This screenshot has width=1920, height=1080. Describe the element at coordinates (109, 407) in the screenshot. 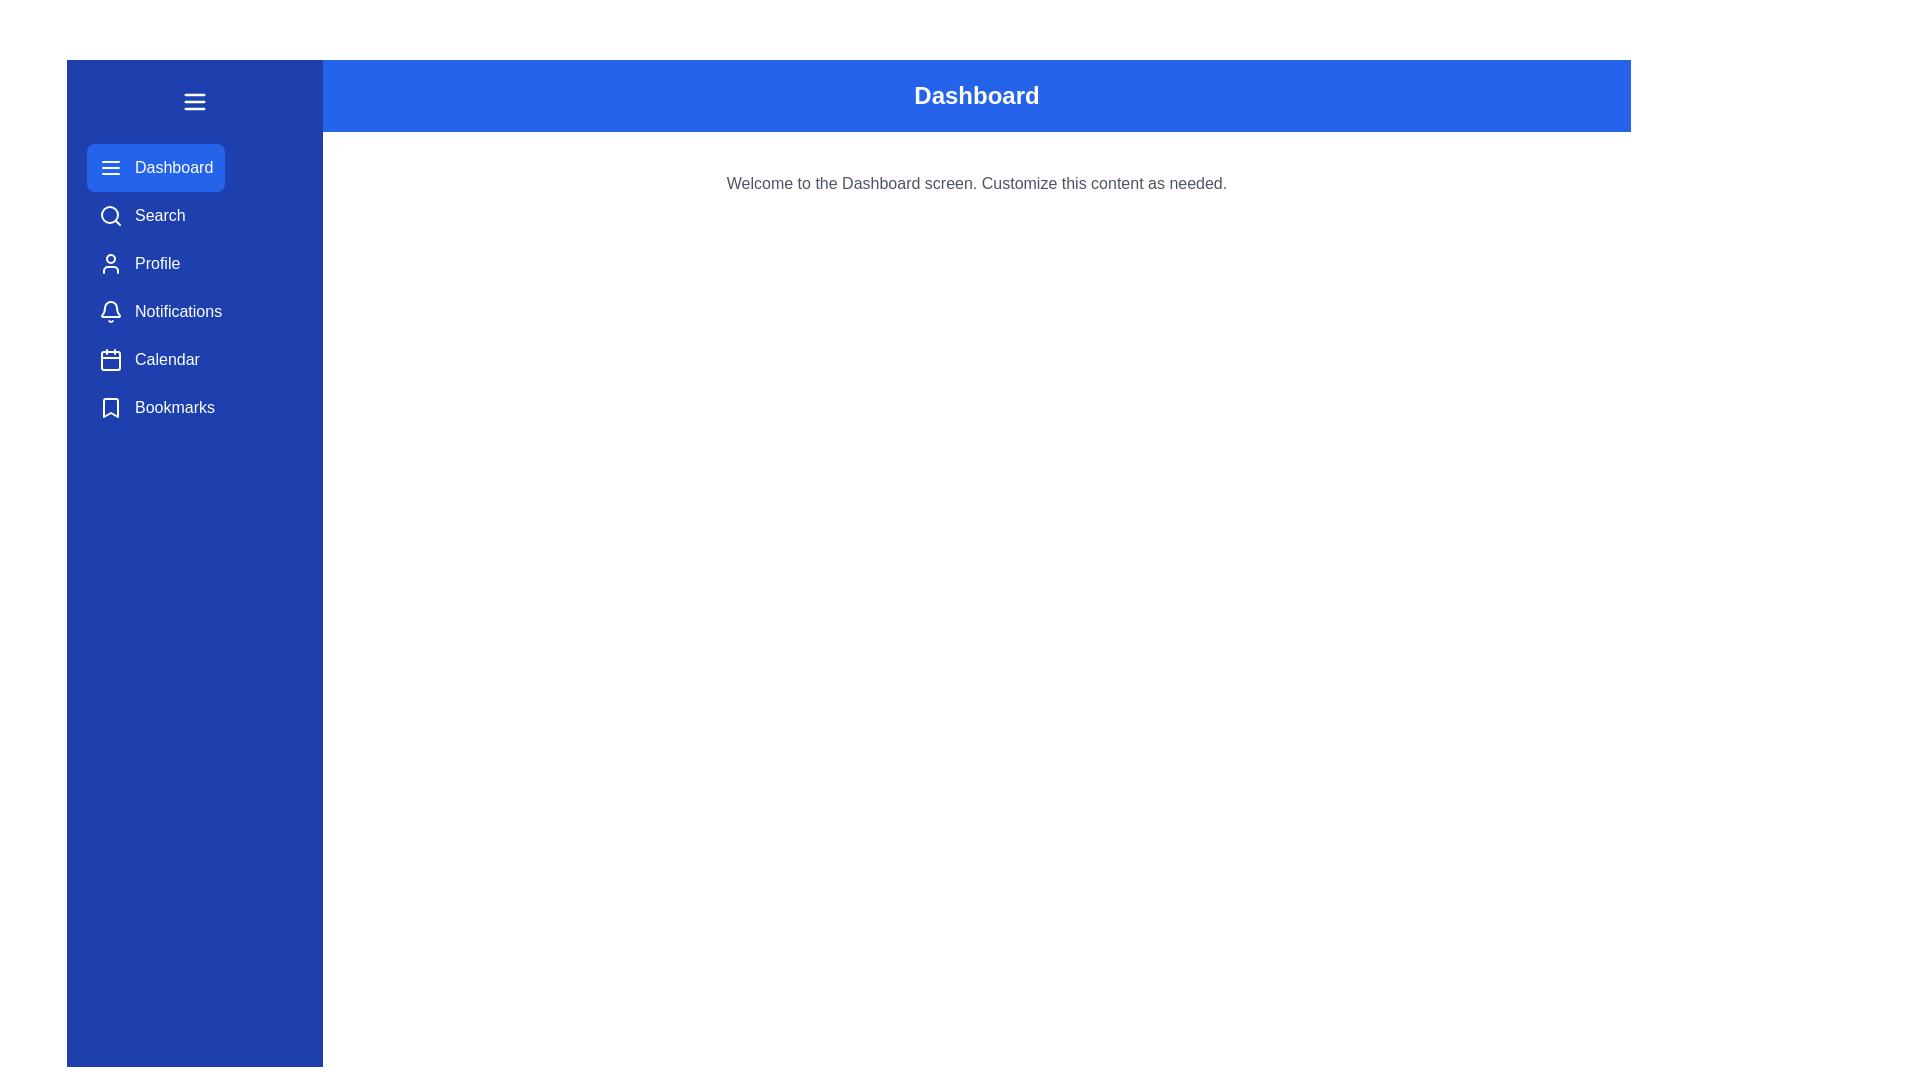

I see `the 'Bookmarks' icon, which is the sixth element in the vertical navigation panel, located directly below the 'Calendar' icon` at that location.